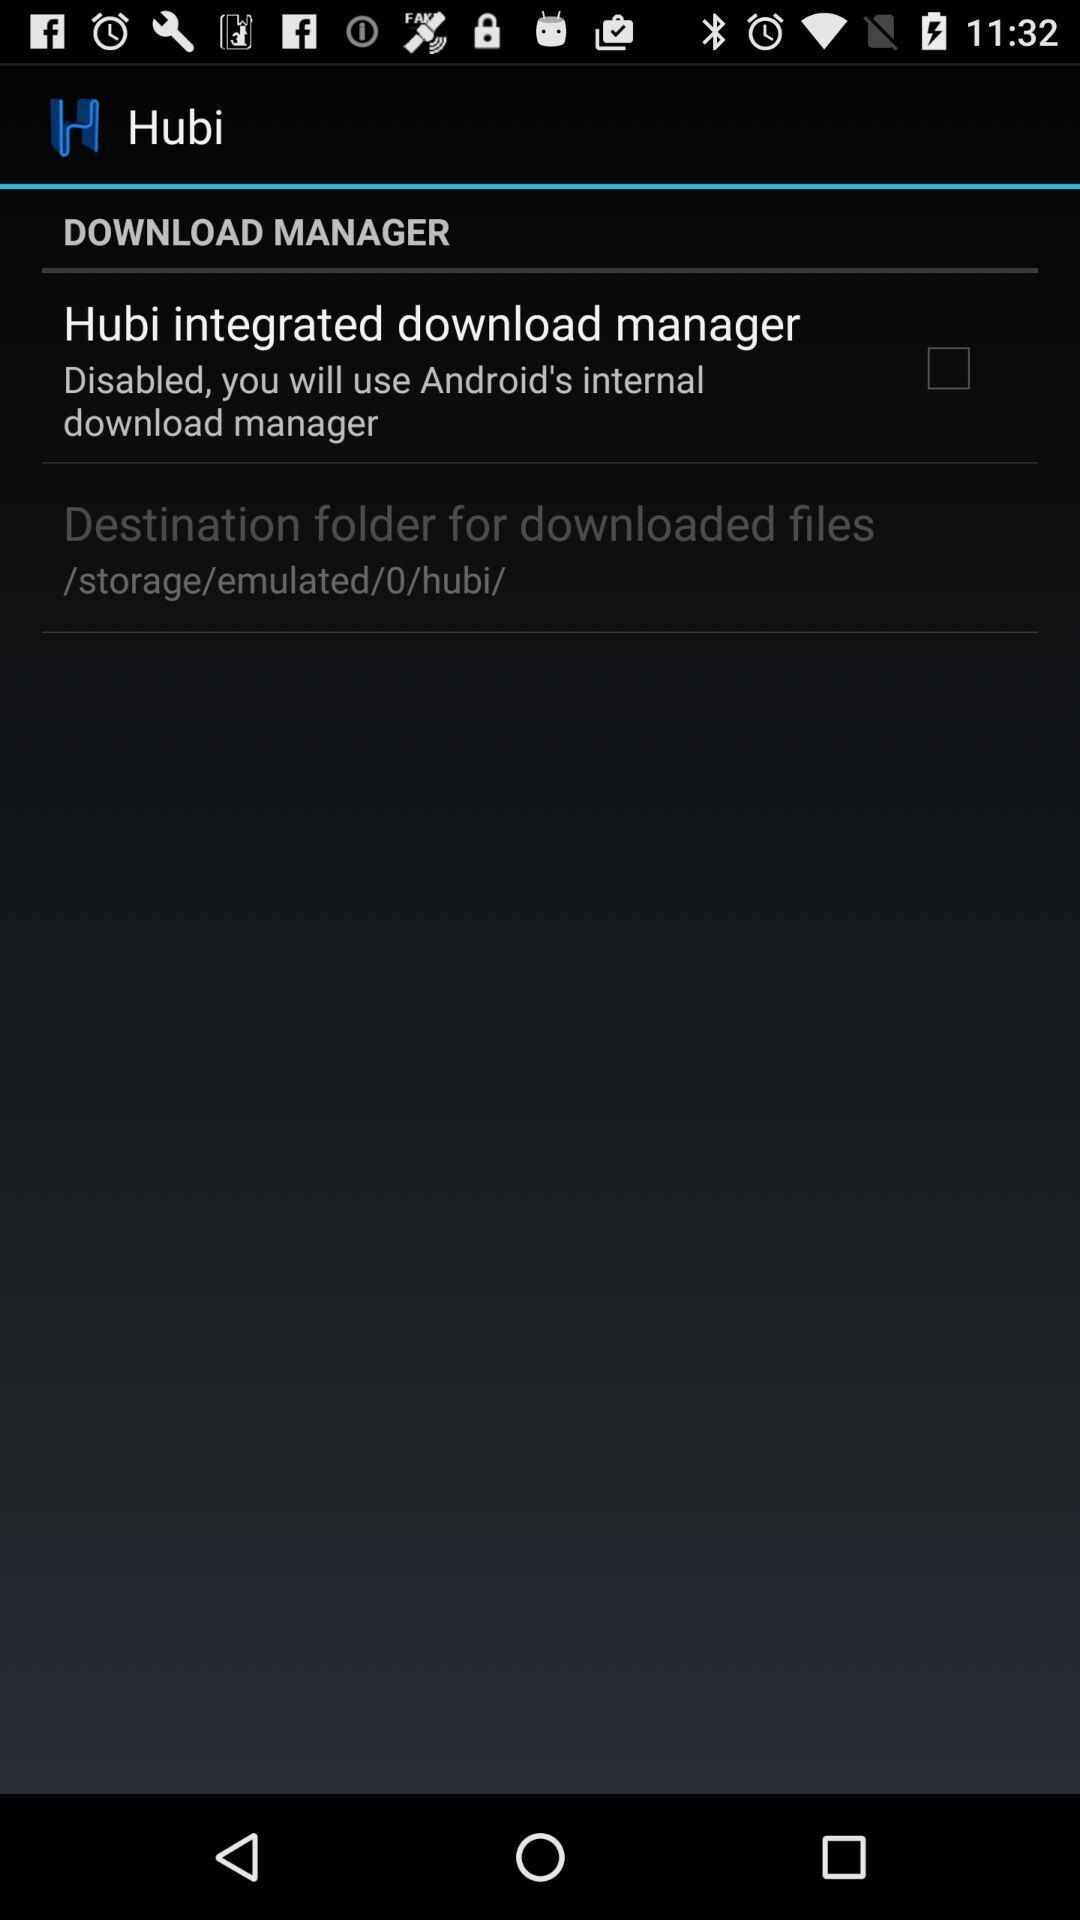 The image size is (1080, 1920). Describe the element at coordinates (430, 322) in the screenshot. I see `the hubi integrated download item` at that location.